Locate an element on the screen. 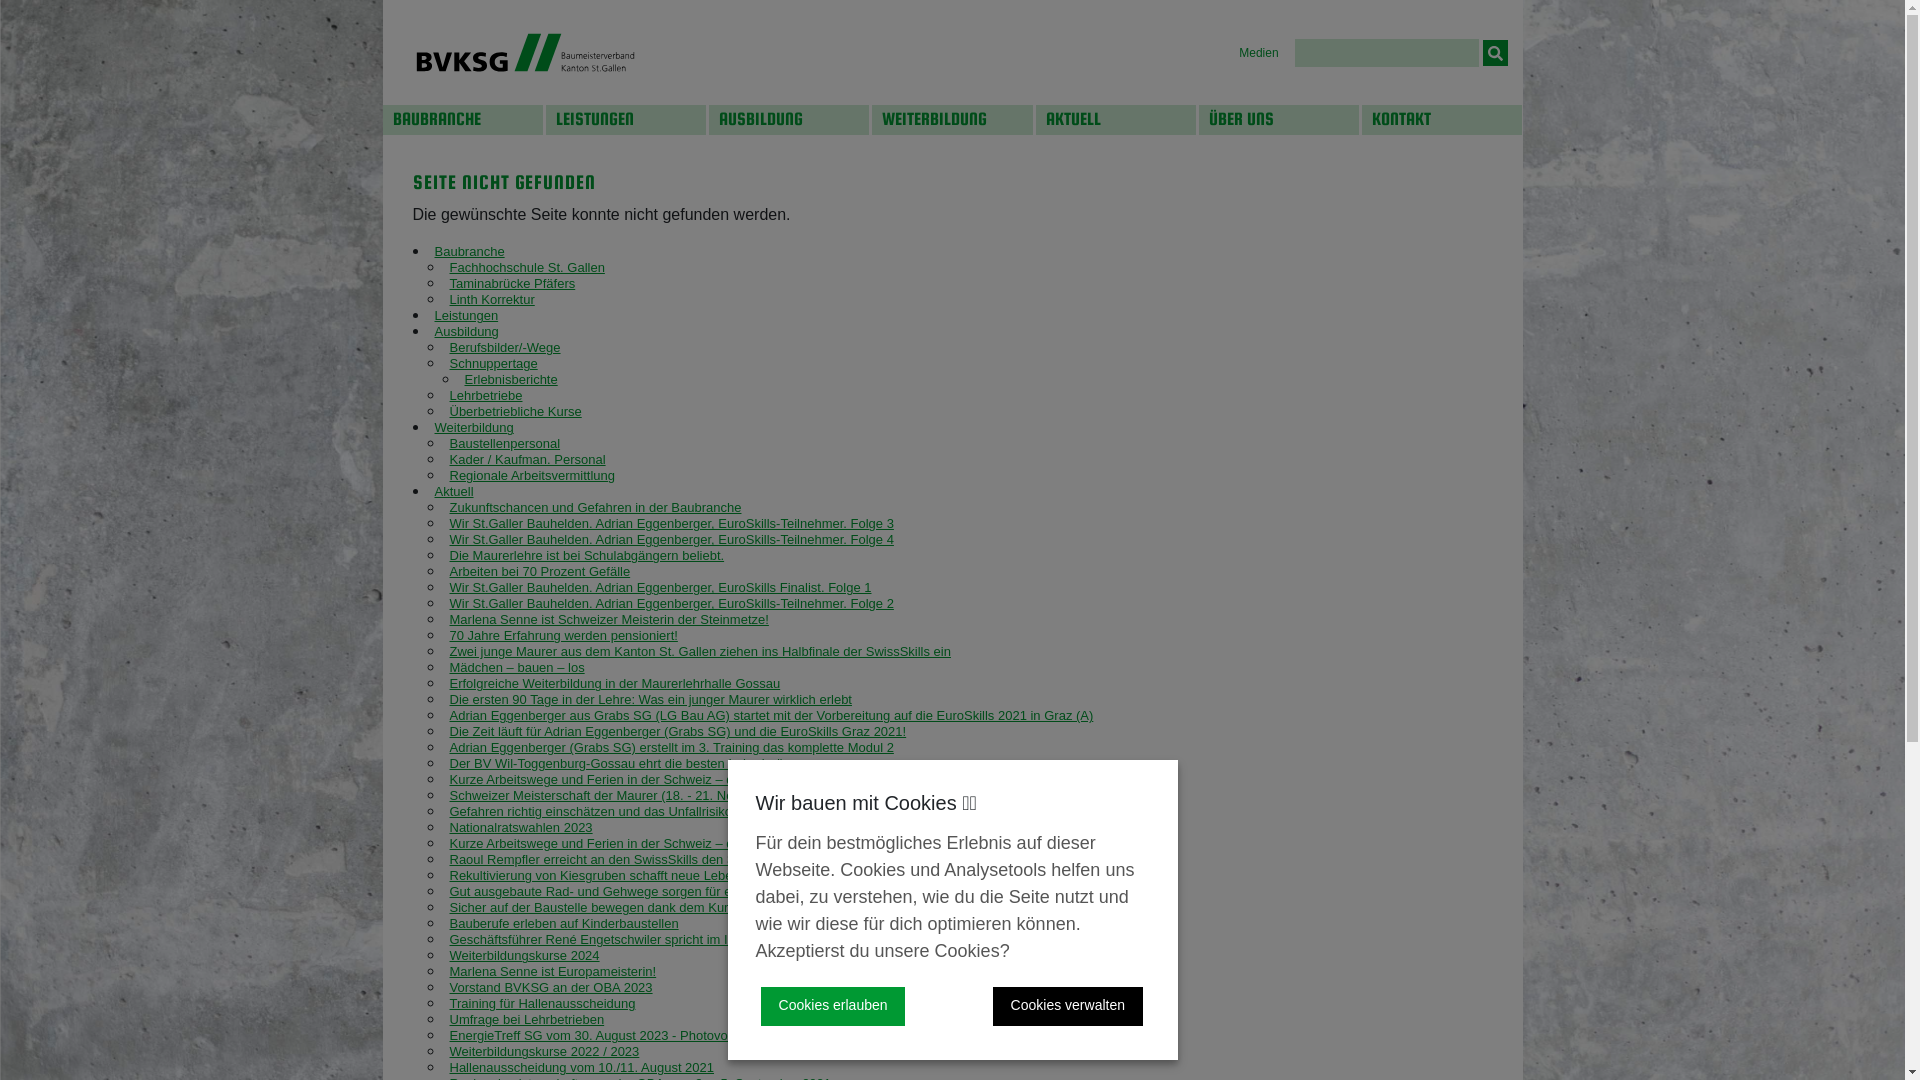 Image resolution: width=1920 pixels, height=1080 pixels. 'Regionale Arbeitsvermittlung' is located at coordinates (532, 475).